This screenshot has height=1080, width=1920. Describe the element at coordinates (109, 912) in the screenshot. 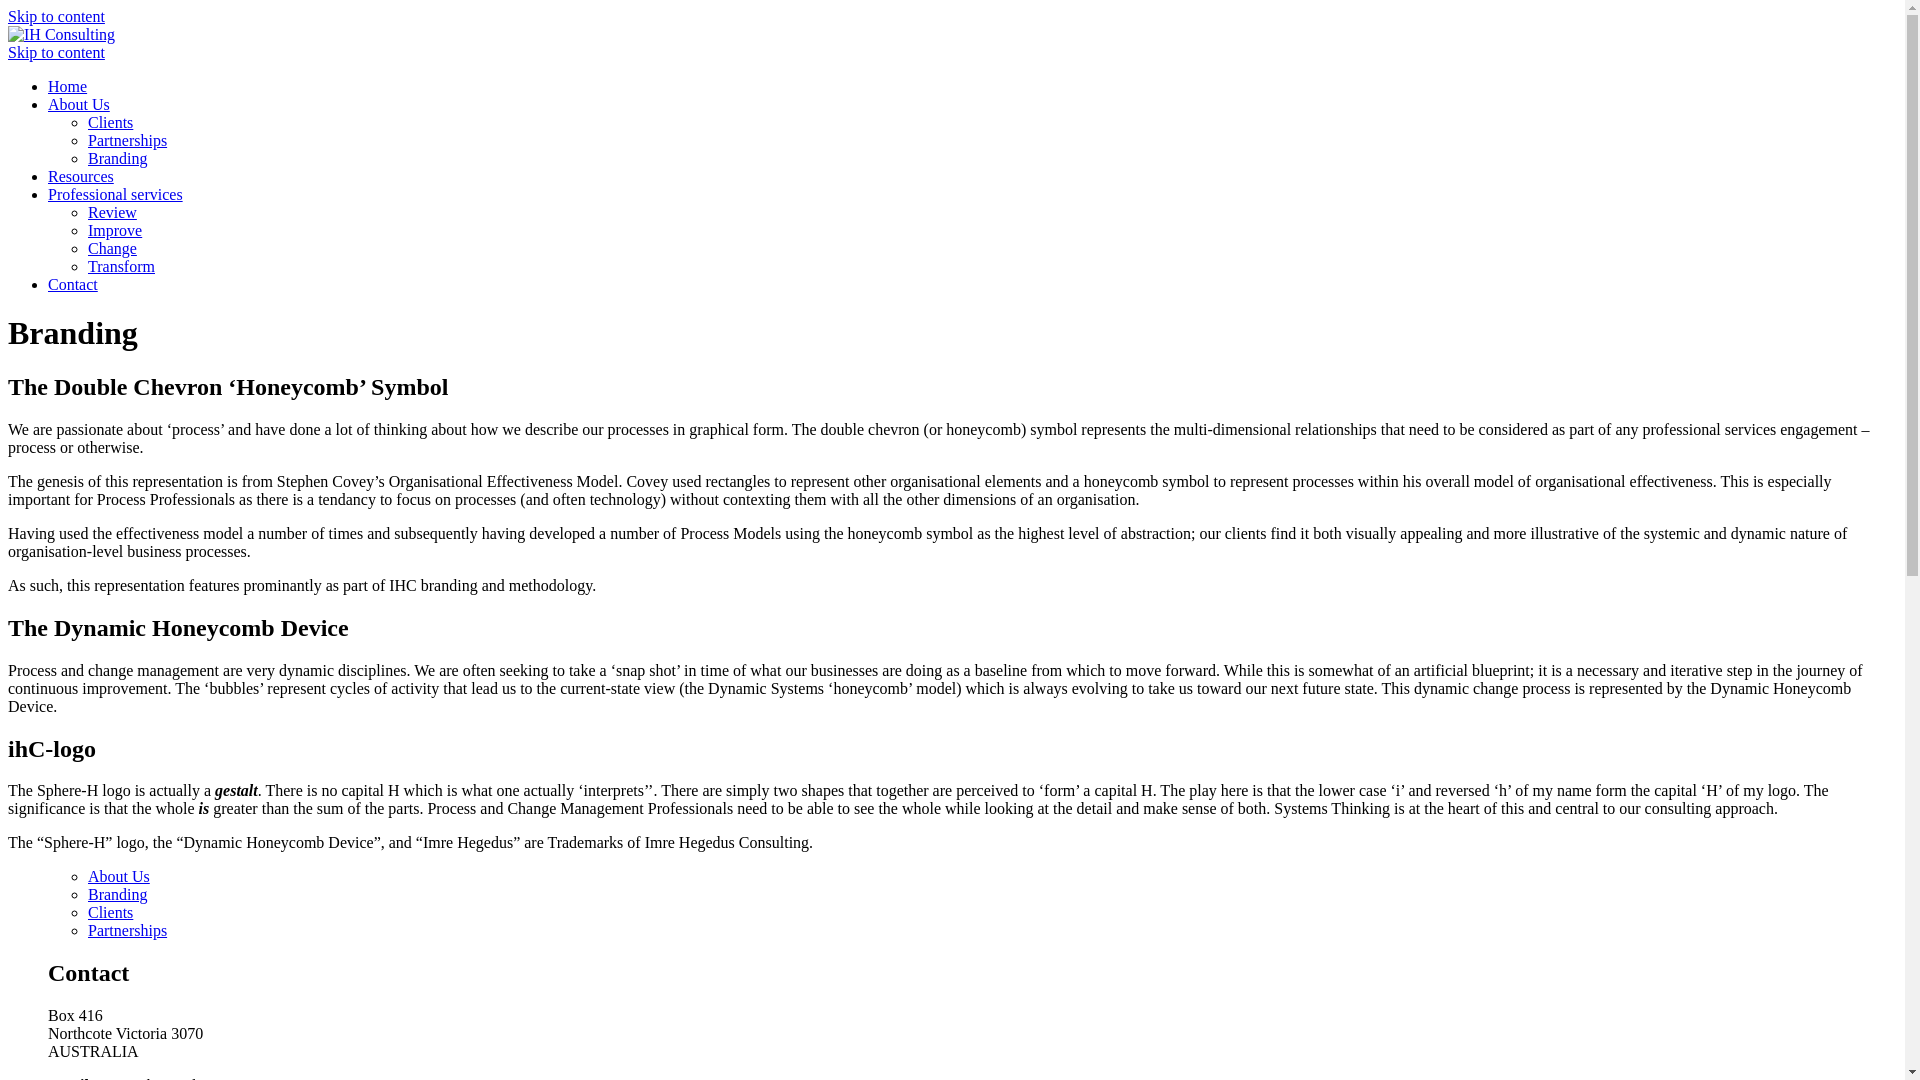

I see `'Clients'` at that location.